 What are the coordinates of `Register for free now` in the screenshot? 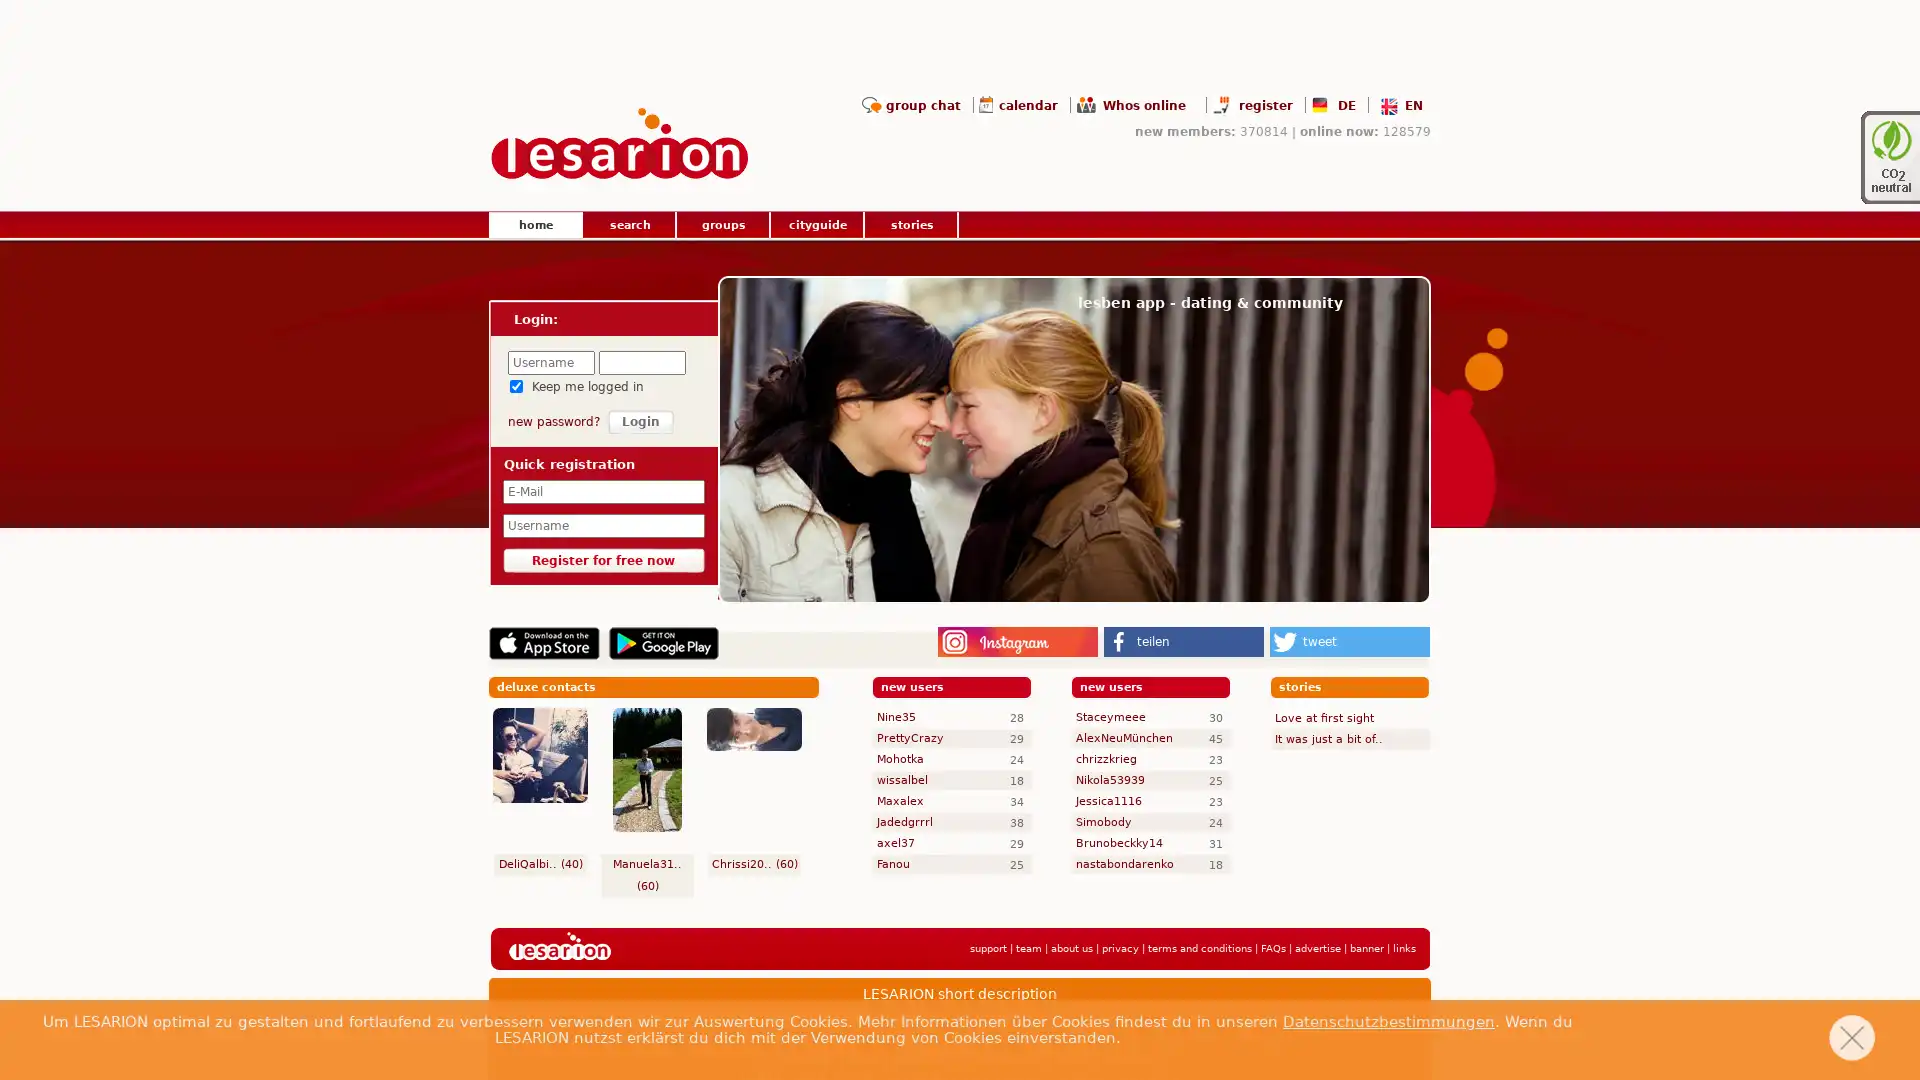 It's located at (602, 560).